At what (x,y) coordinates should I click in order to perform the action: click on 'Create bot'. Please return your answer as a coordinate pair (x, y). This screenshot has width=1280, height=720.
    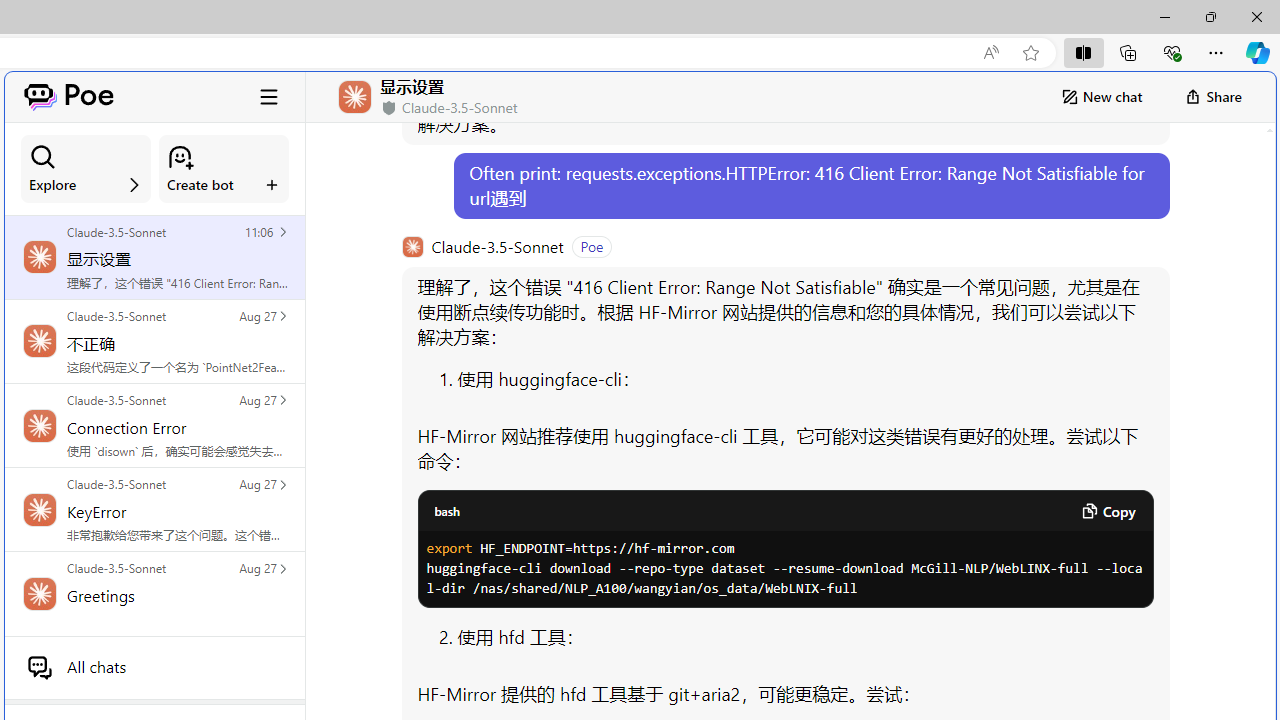
    Looking at the image, I should click on (224, 168).